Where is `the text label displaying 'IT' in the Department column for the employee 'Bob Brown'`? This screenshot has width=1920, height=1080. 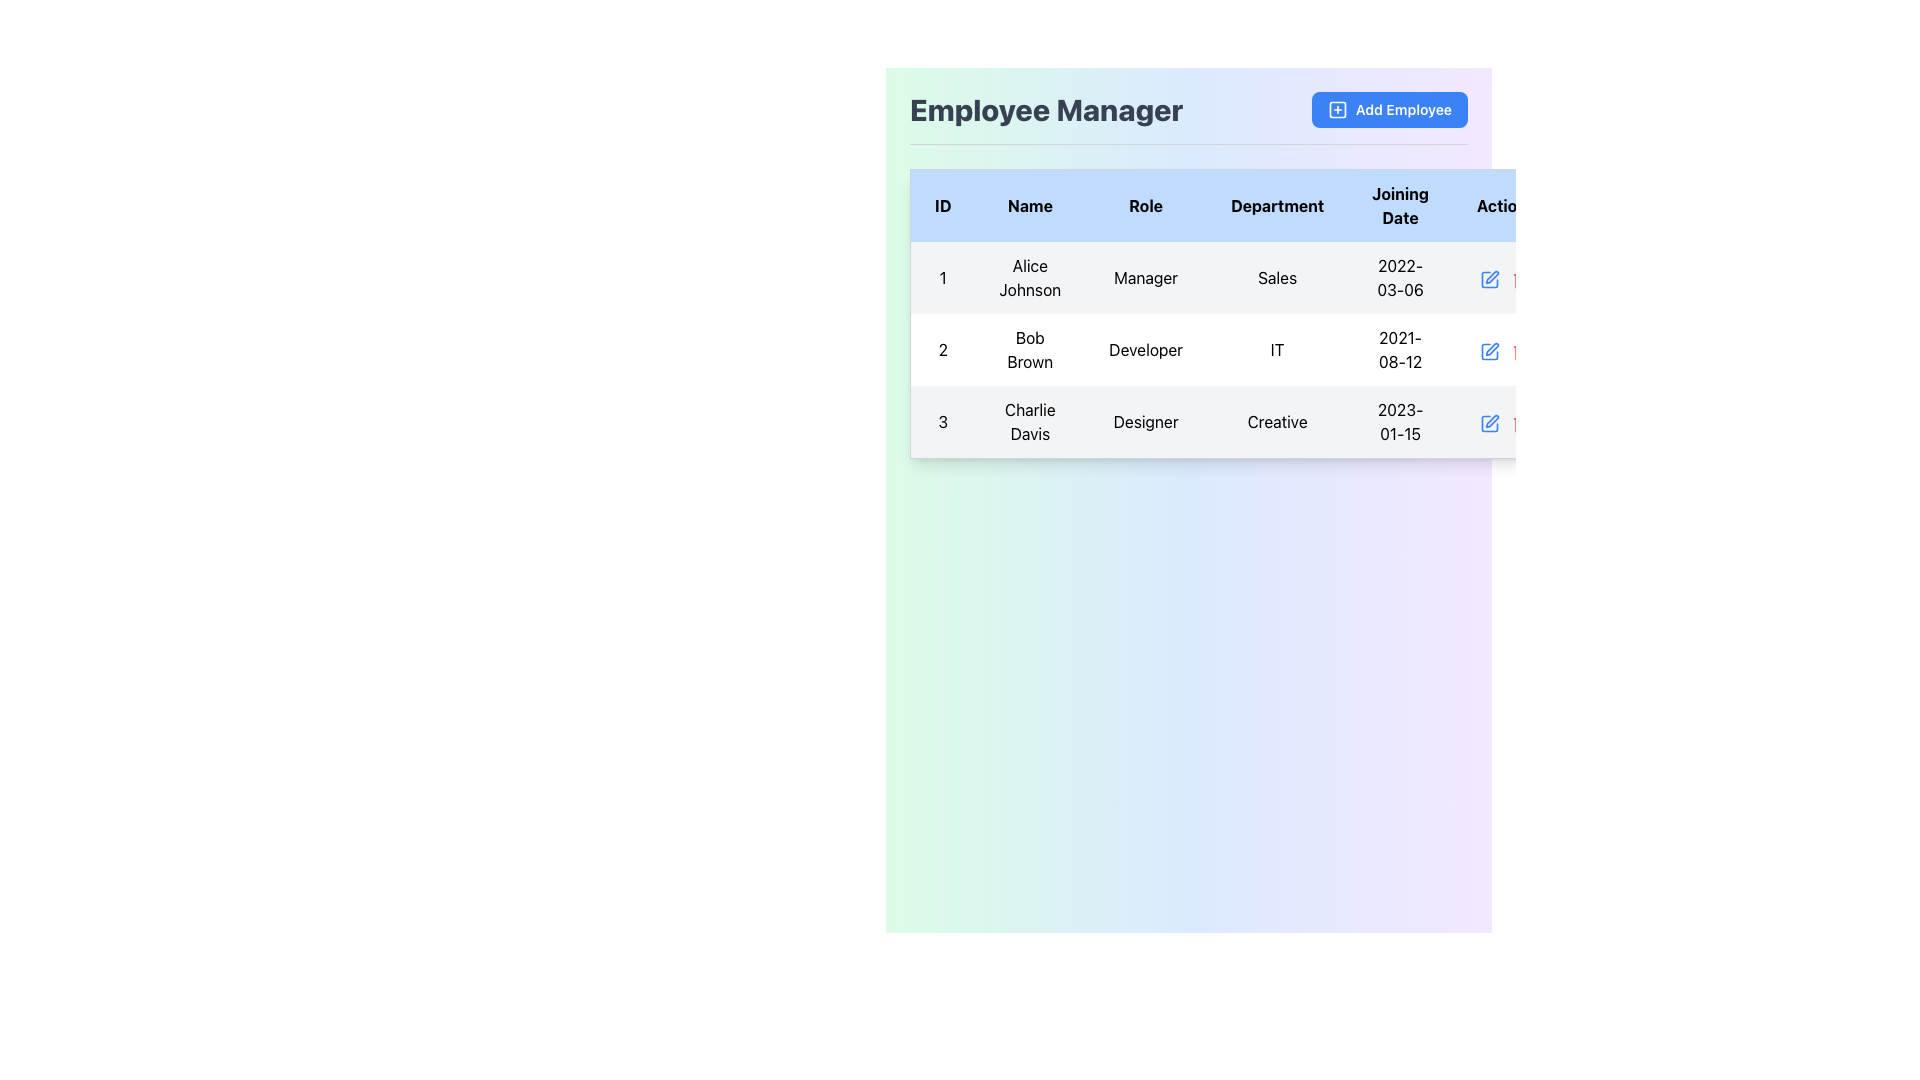
the text label displaying 'IT' in the Department column for the employee 'Bob Brown' is located at coordinates (1276, 349).